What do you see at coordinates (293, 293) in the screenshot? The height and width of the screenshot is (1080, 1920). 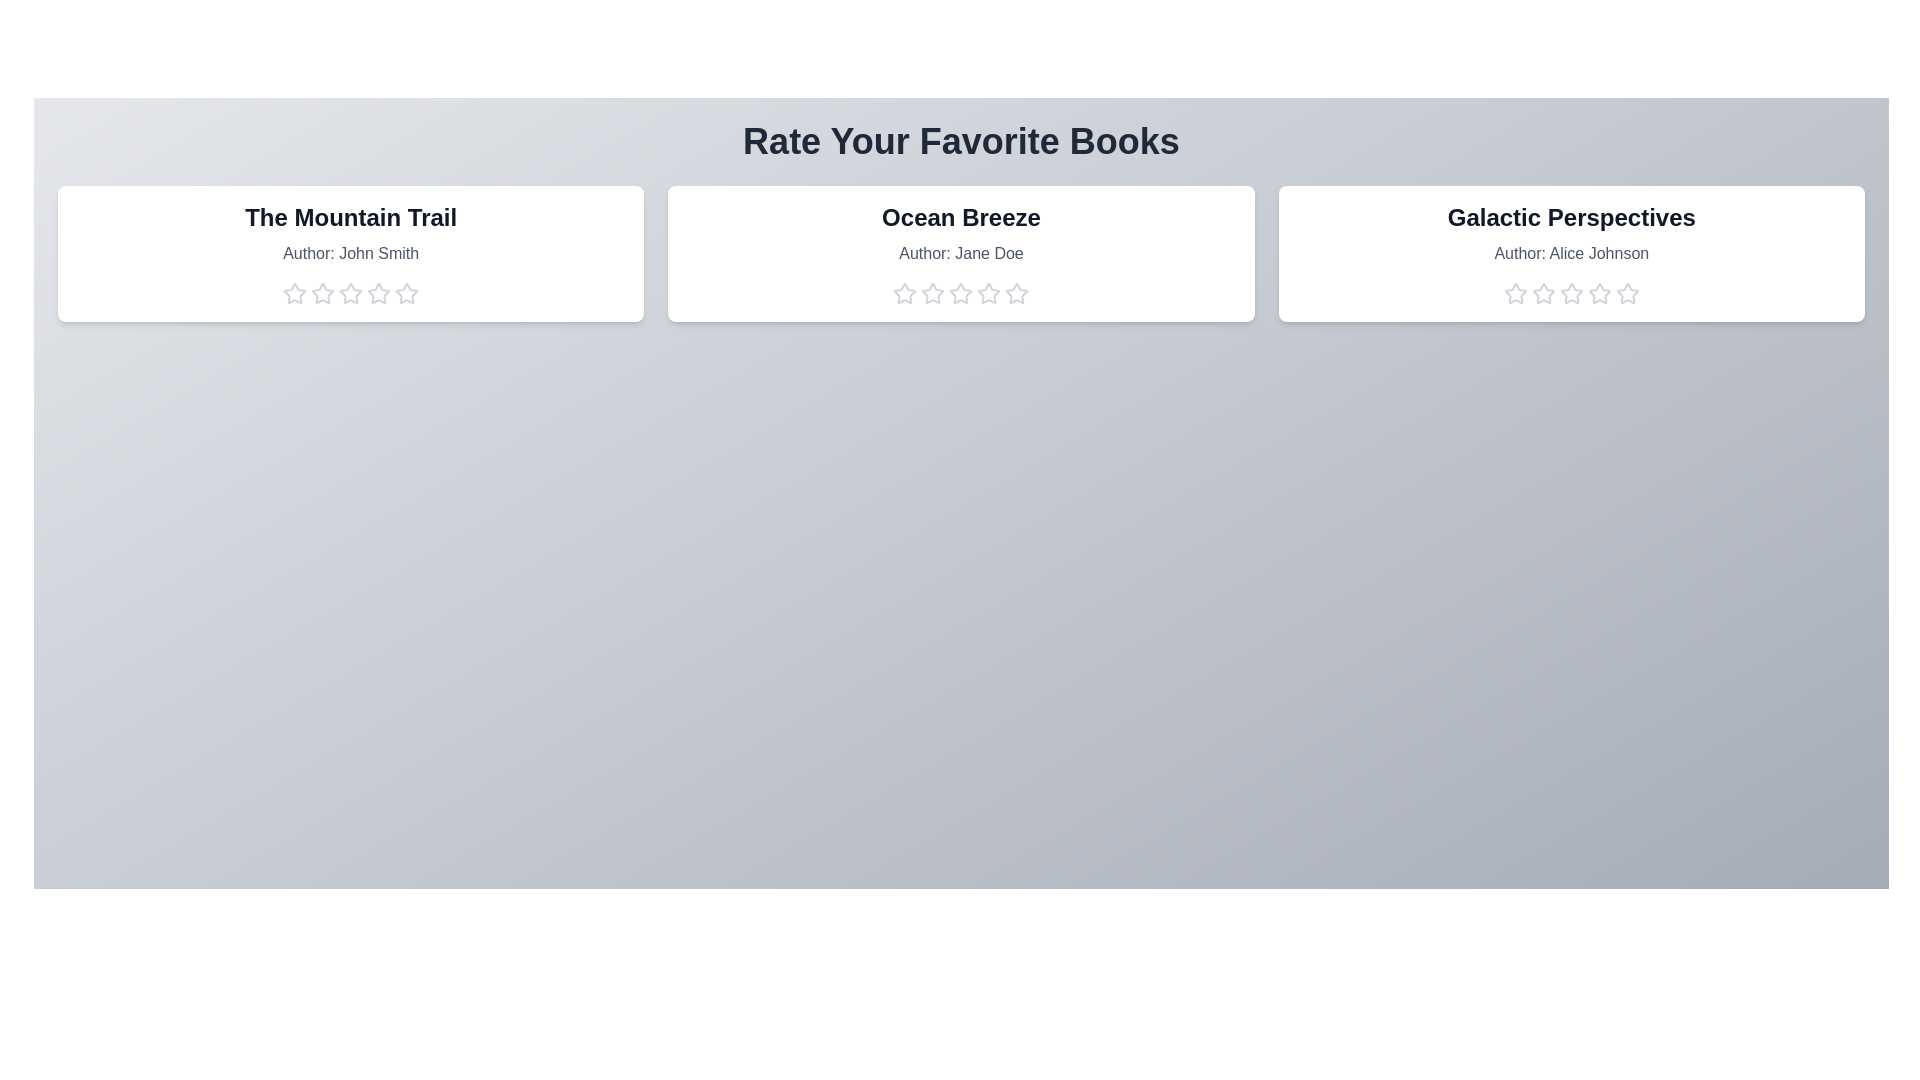 I see `the star corresponding to 1 to preview the rating` at bounding box center [293, 293].